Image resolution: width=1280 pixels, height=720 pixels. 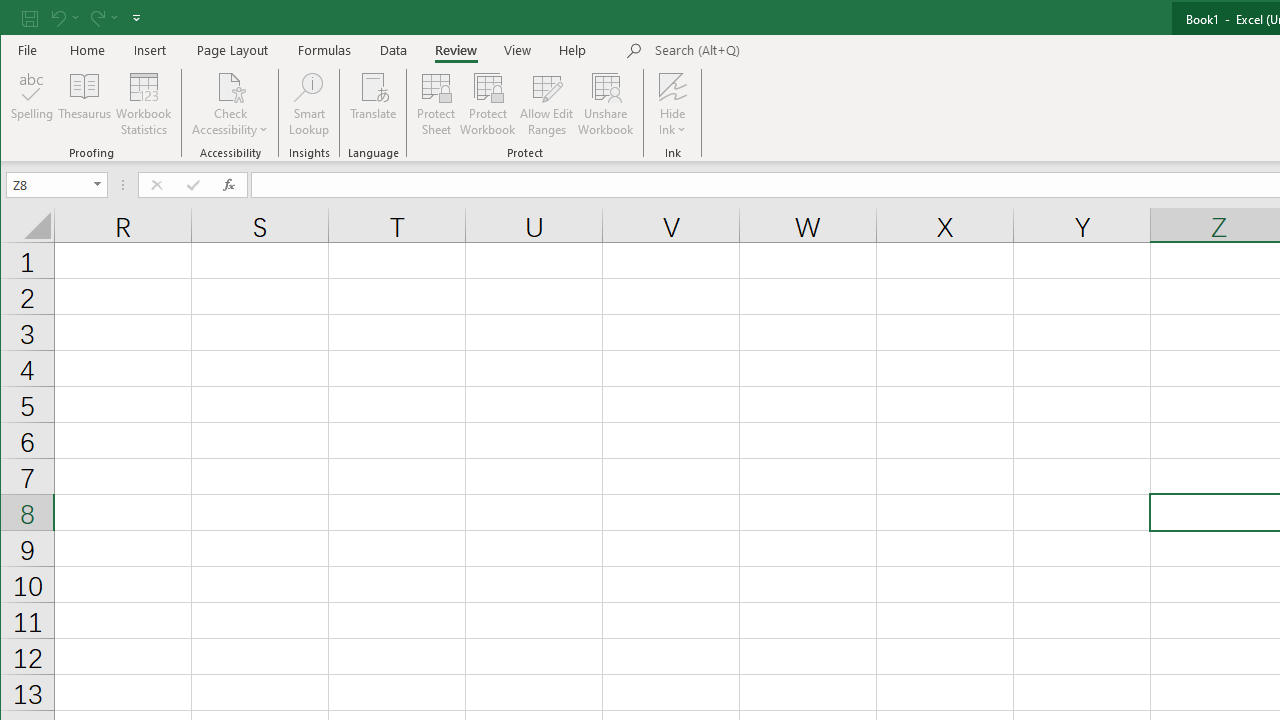 I want to click on 'Workbook Statistics', so click(x=143, y=104).